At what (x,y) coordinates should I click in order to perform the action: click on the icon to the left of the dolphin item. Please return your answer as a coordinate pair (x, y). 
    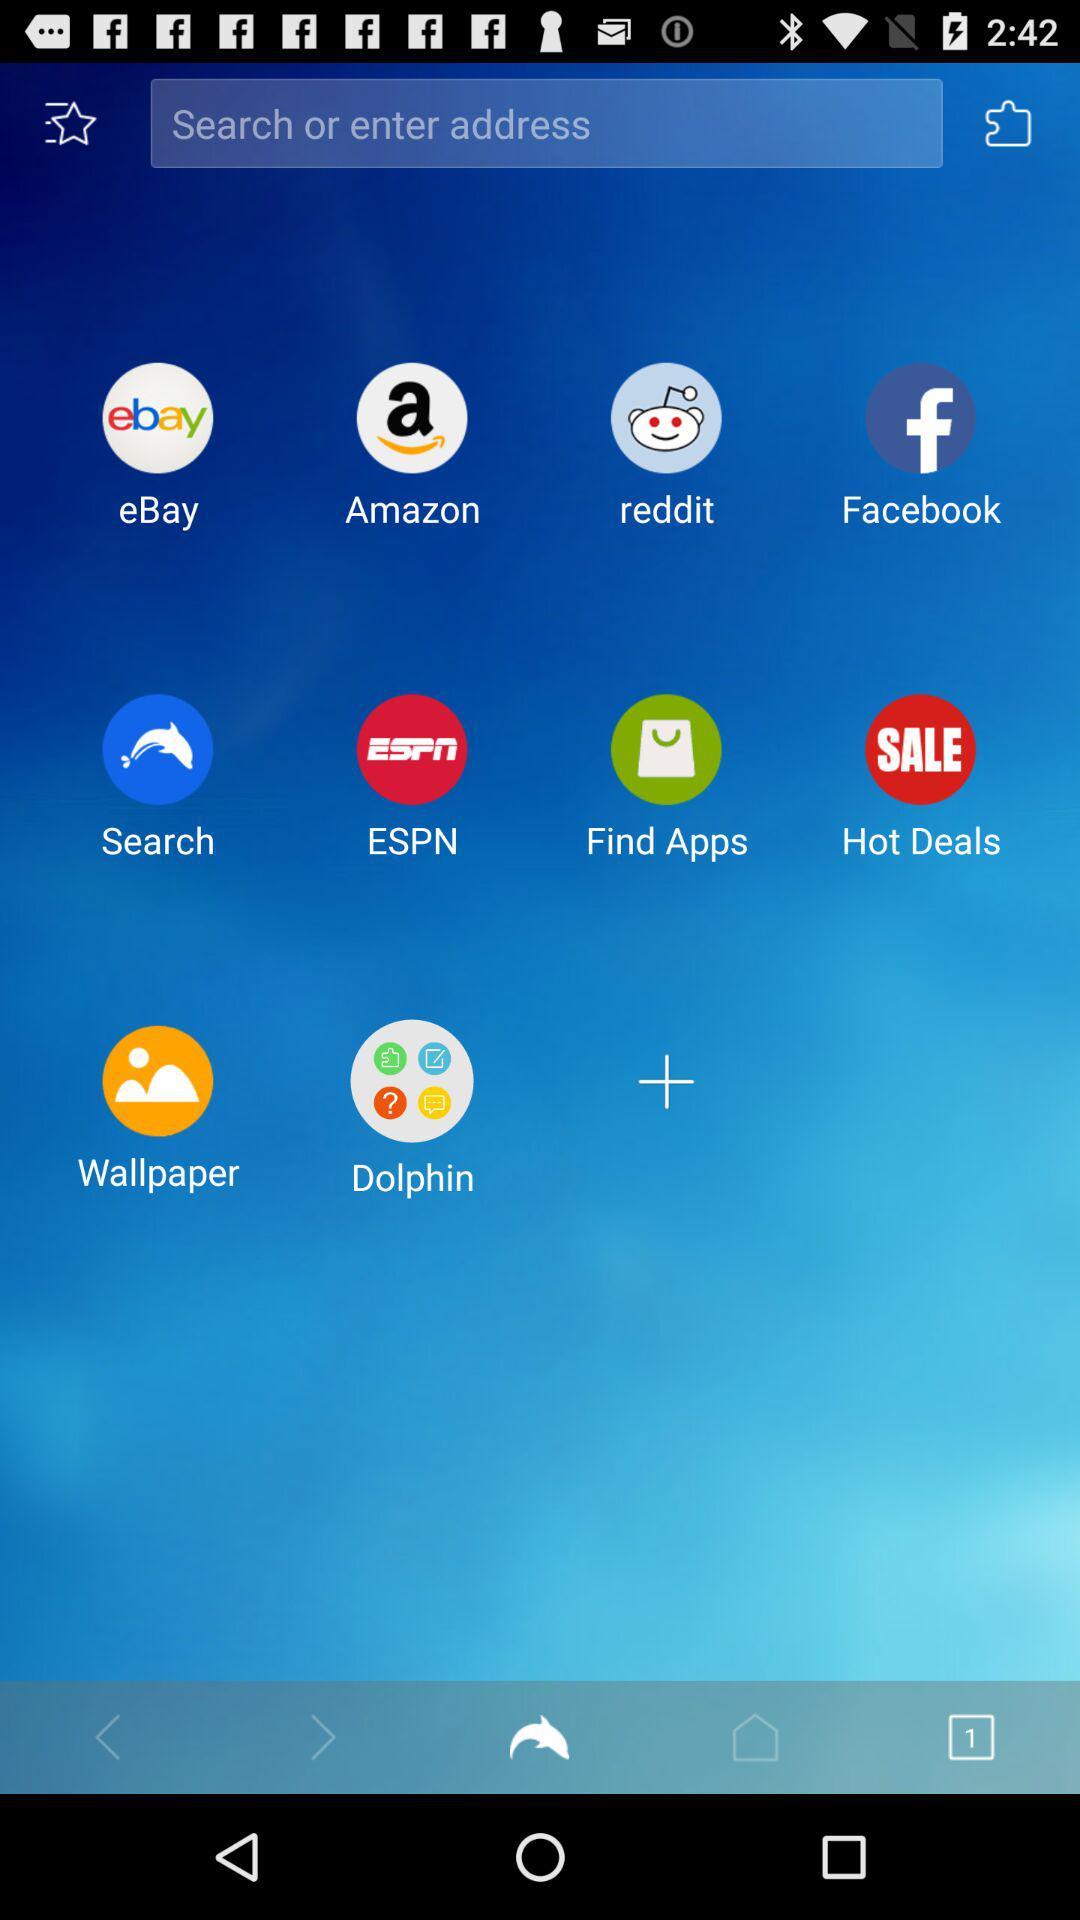
    Looking at the image, I should click on (157, 1124).